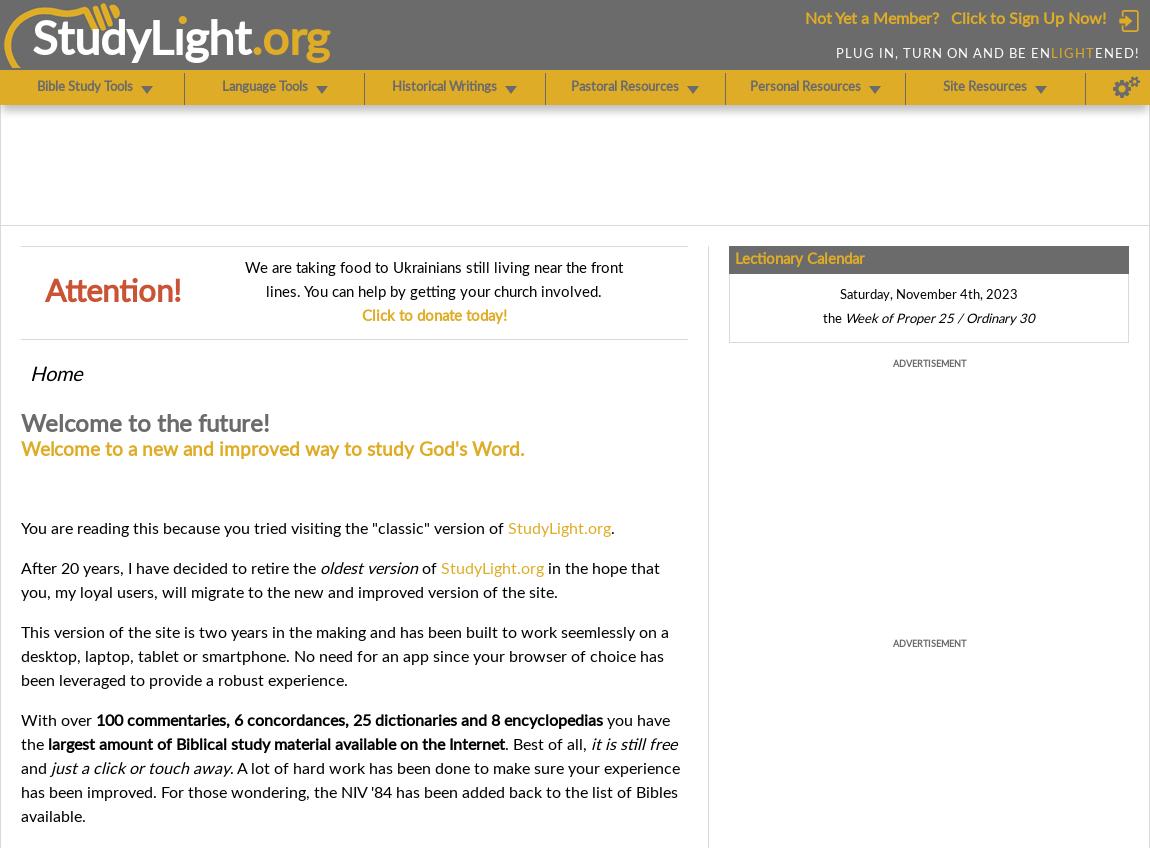 The width and height of the screenshot is (1150, 848). What do you see at coordinates (401, 528) in the screenshot?
I see `'classic'` at bounding box center [401, 528].